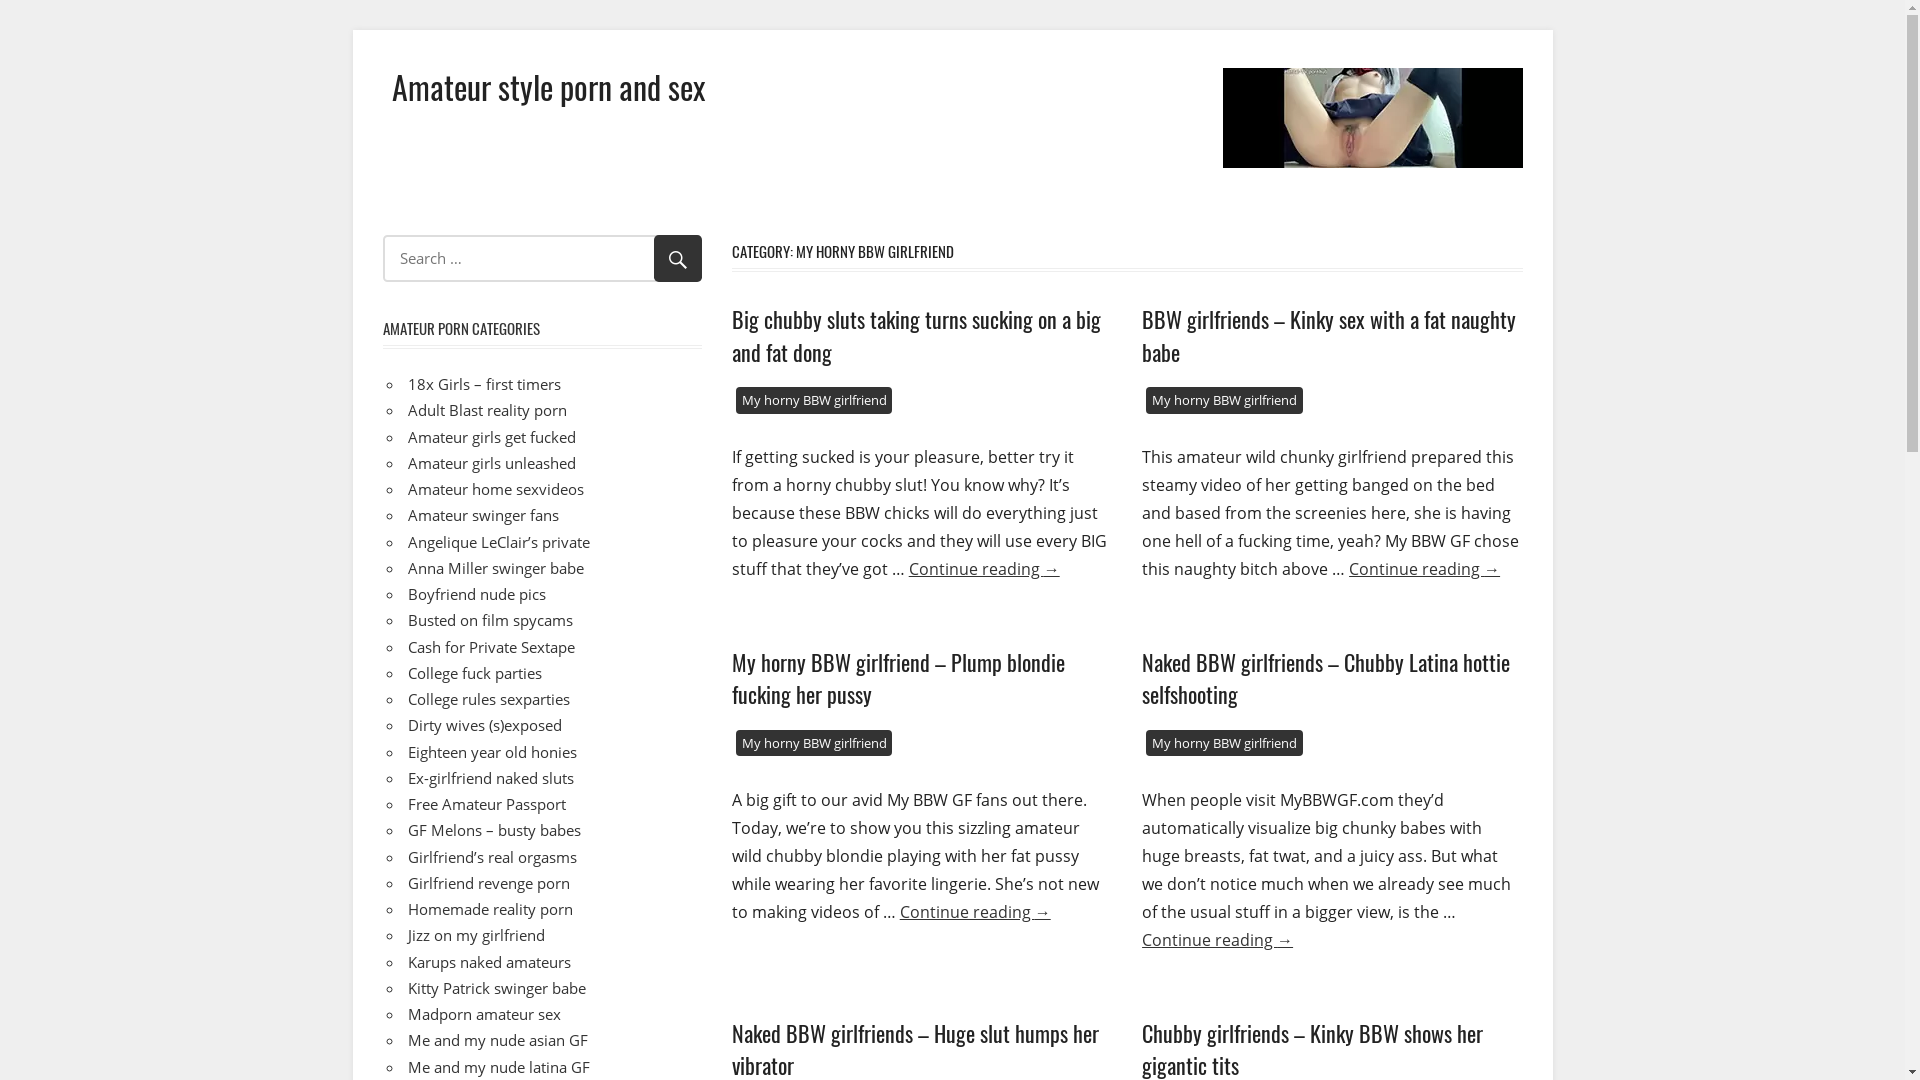  I want to click on 'Anna Miller swinger babe', so click(495, 567).